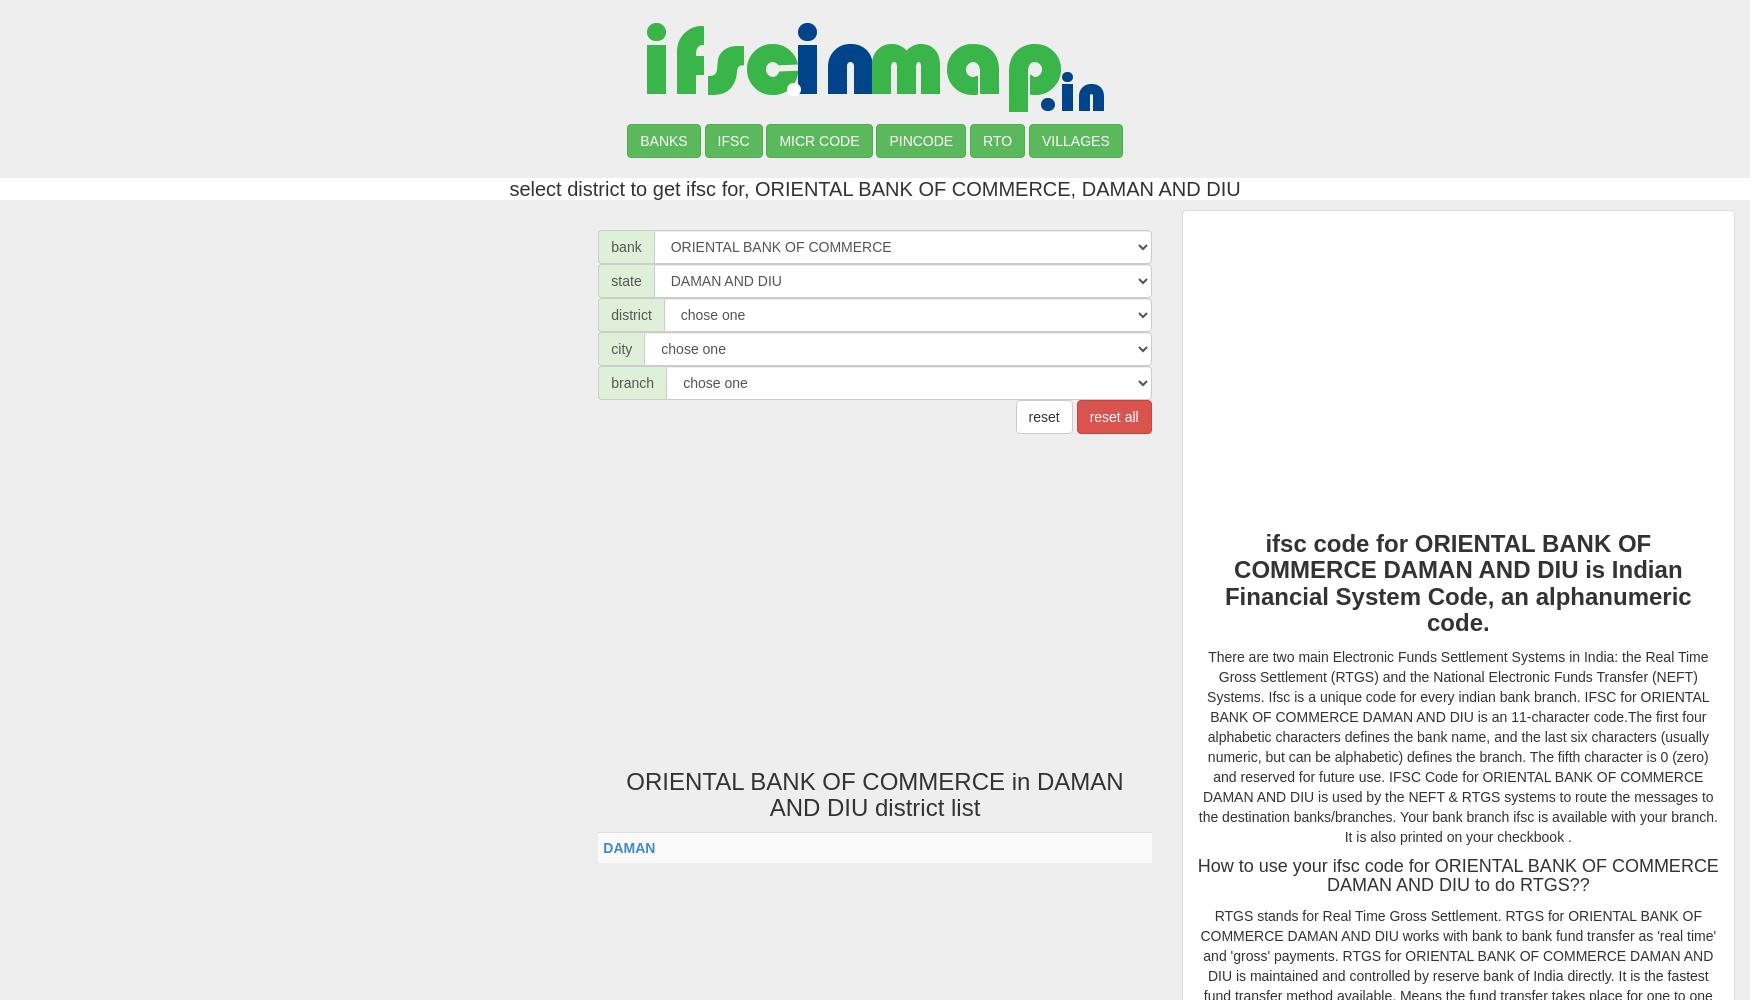 Image resolution: width=1750 pixels, height=1000 pixels. What do you see at coordinates (662, 141) in the screenshot?
I see `'BANKS'` at bounding box center [662, 141].